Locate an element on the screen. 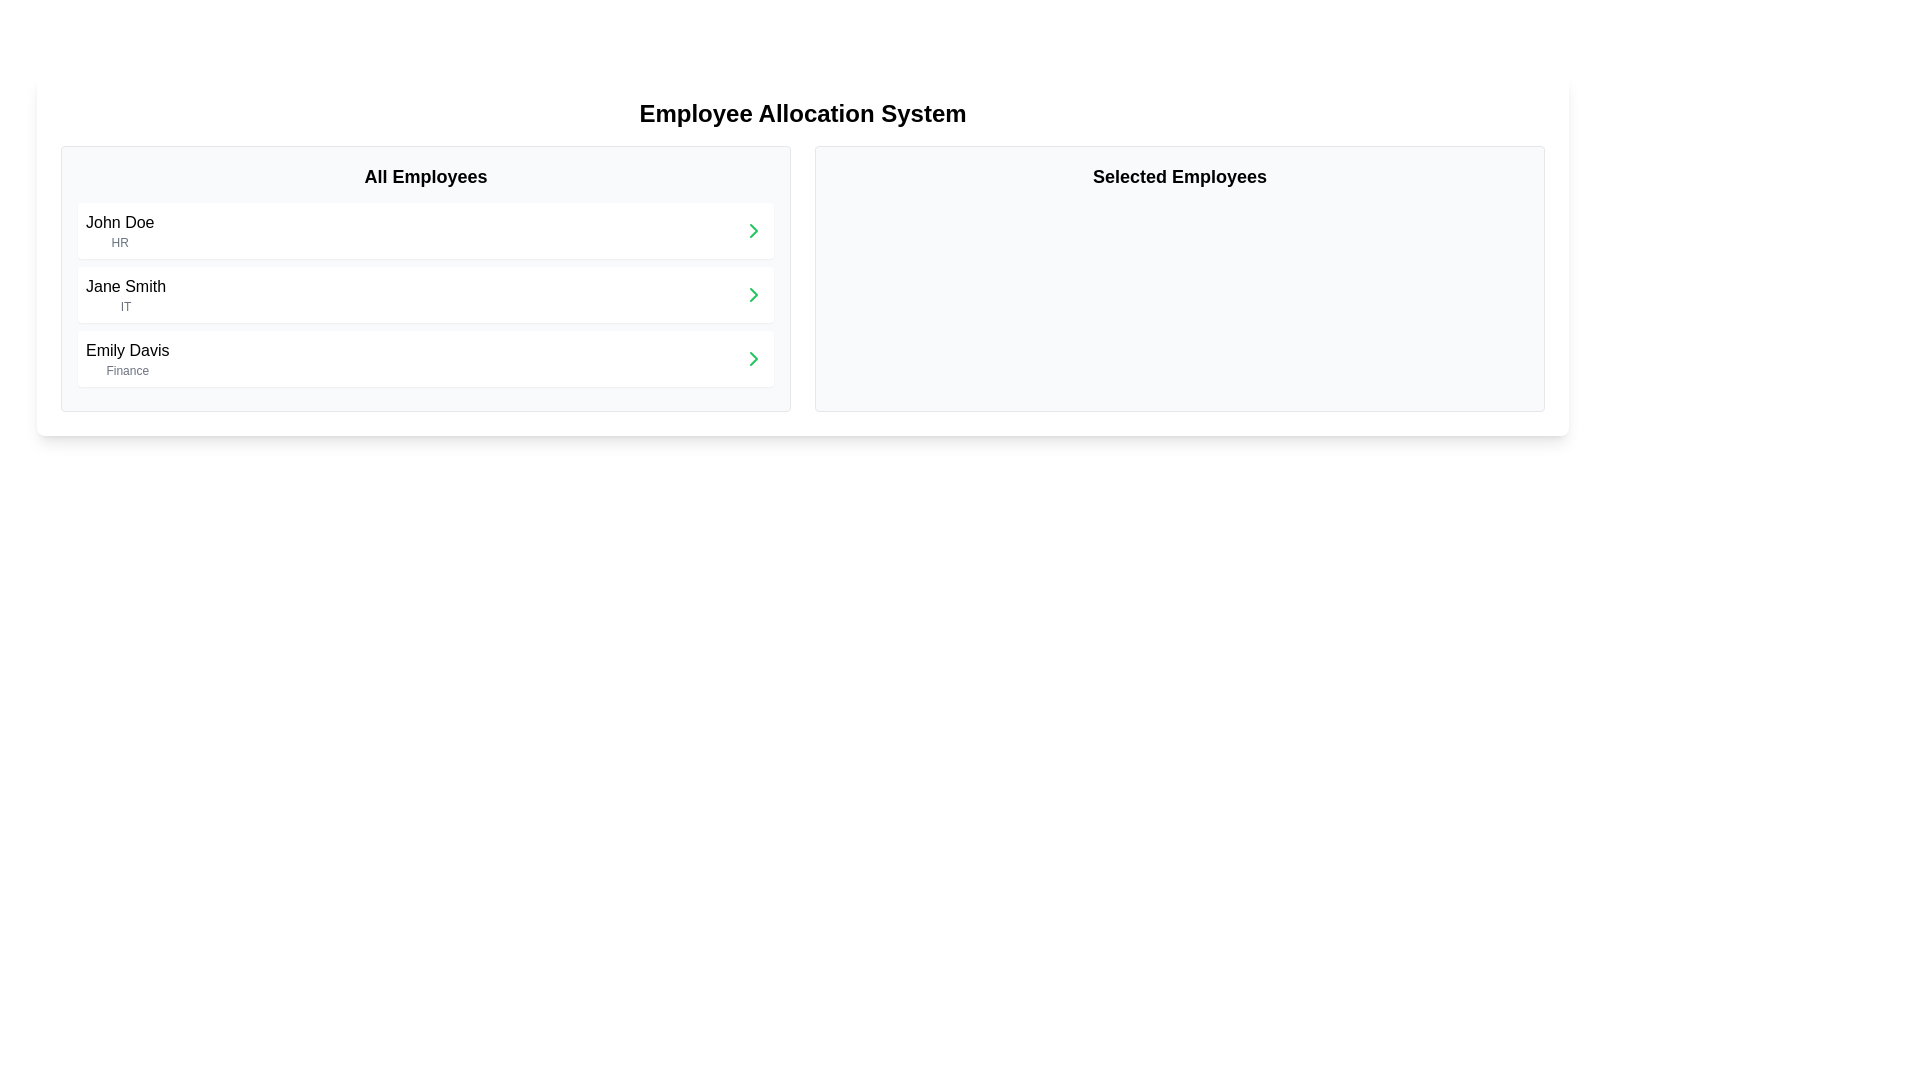 This screenshot has height=1080, width=1920. the structured multi-line text display showing 'Jane Smith', which is the second entry is located at coordinates (124, 294).